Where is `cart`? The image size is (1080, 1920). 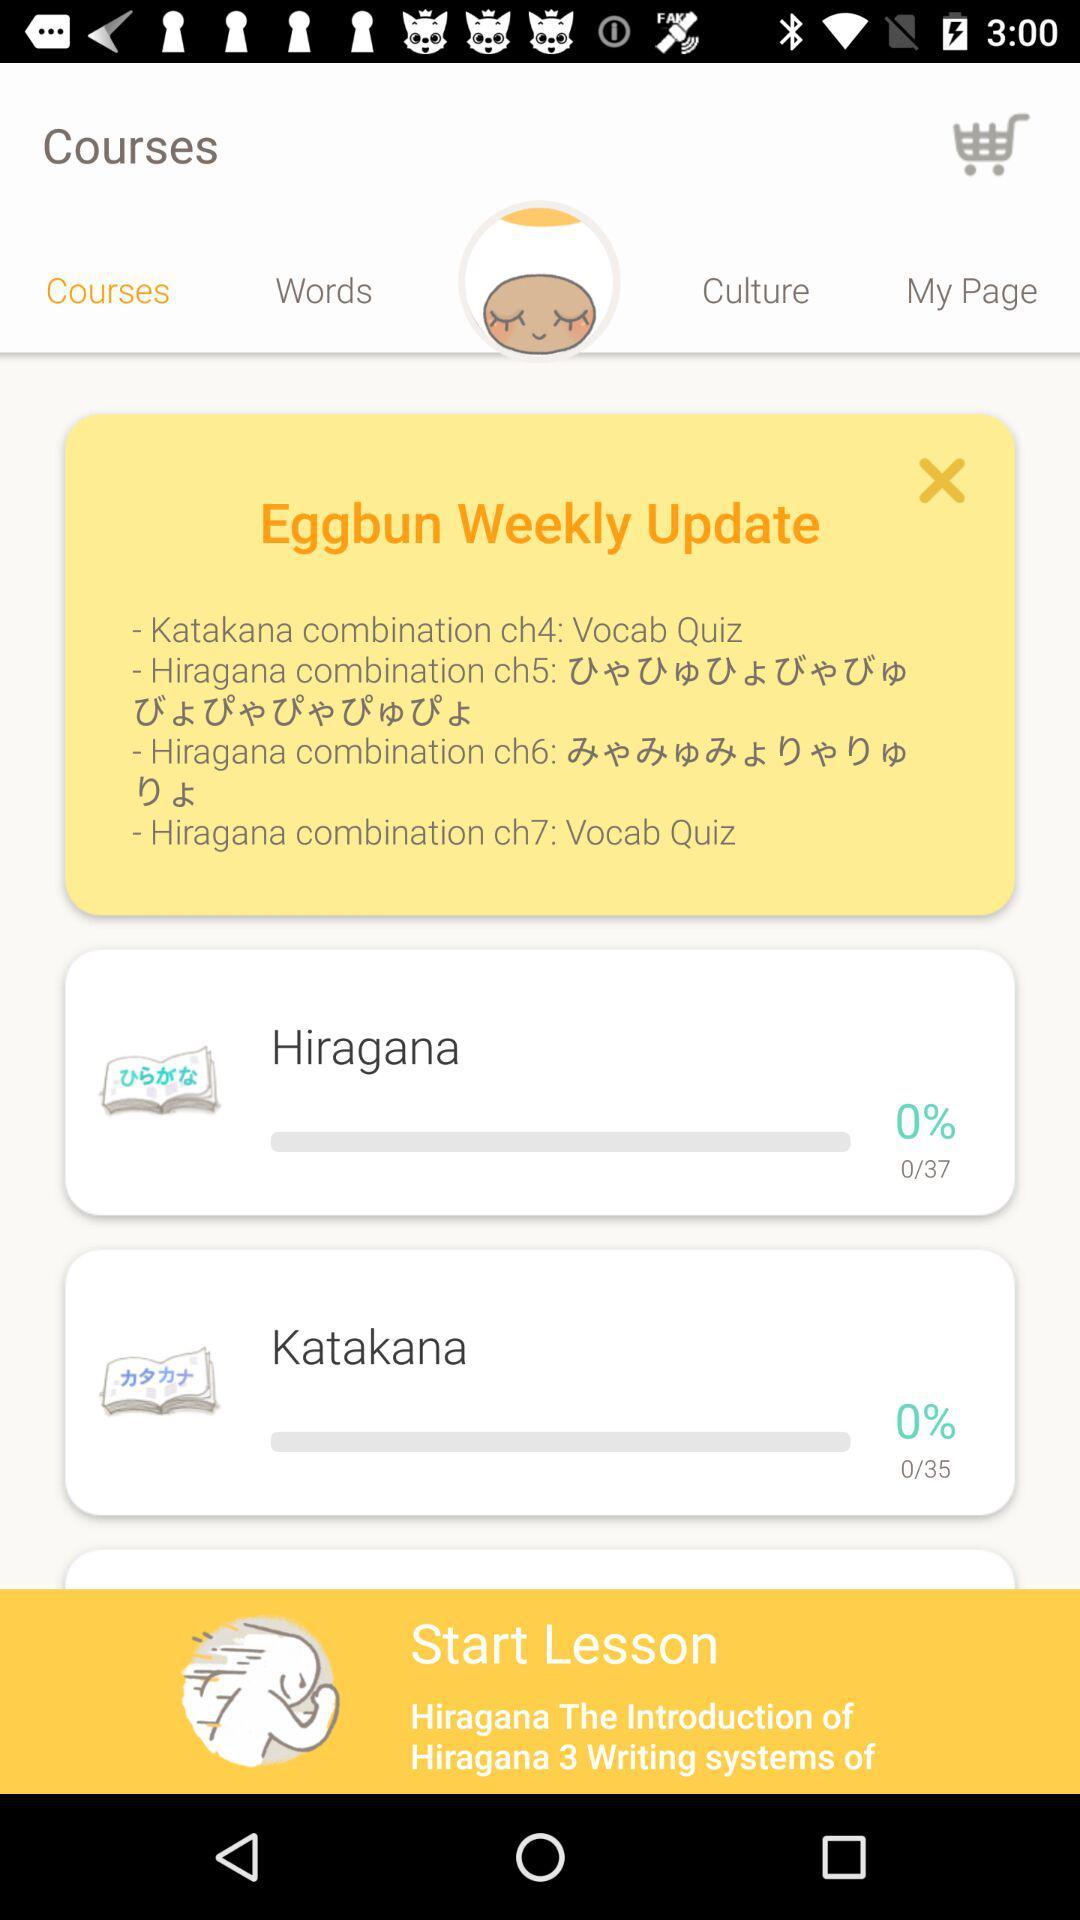 cart is located at coordinates (991, 143).